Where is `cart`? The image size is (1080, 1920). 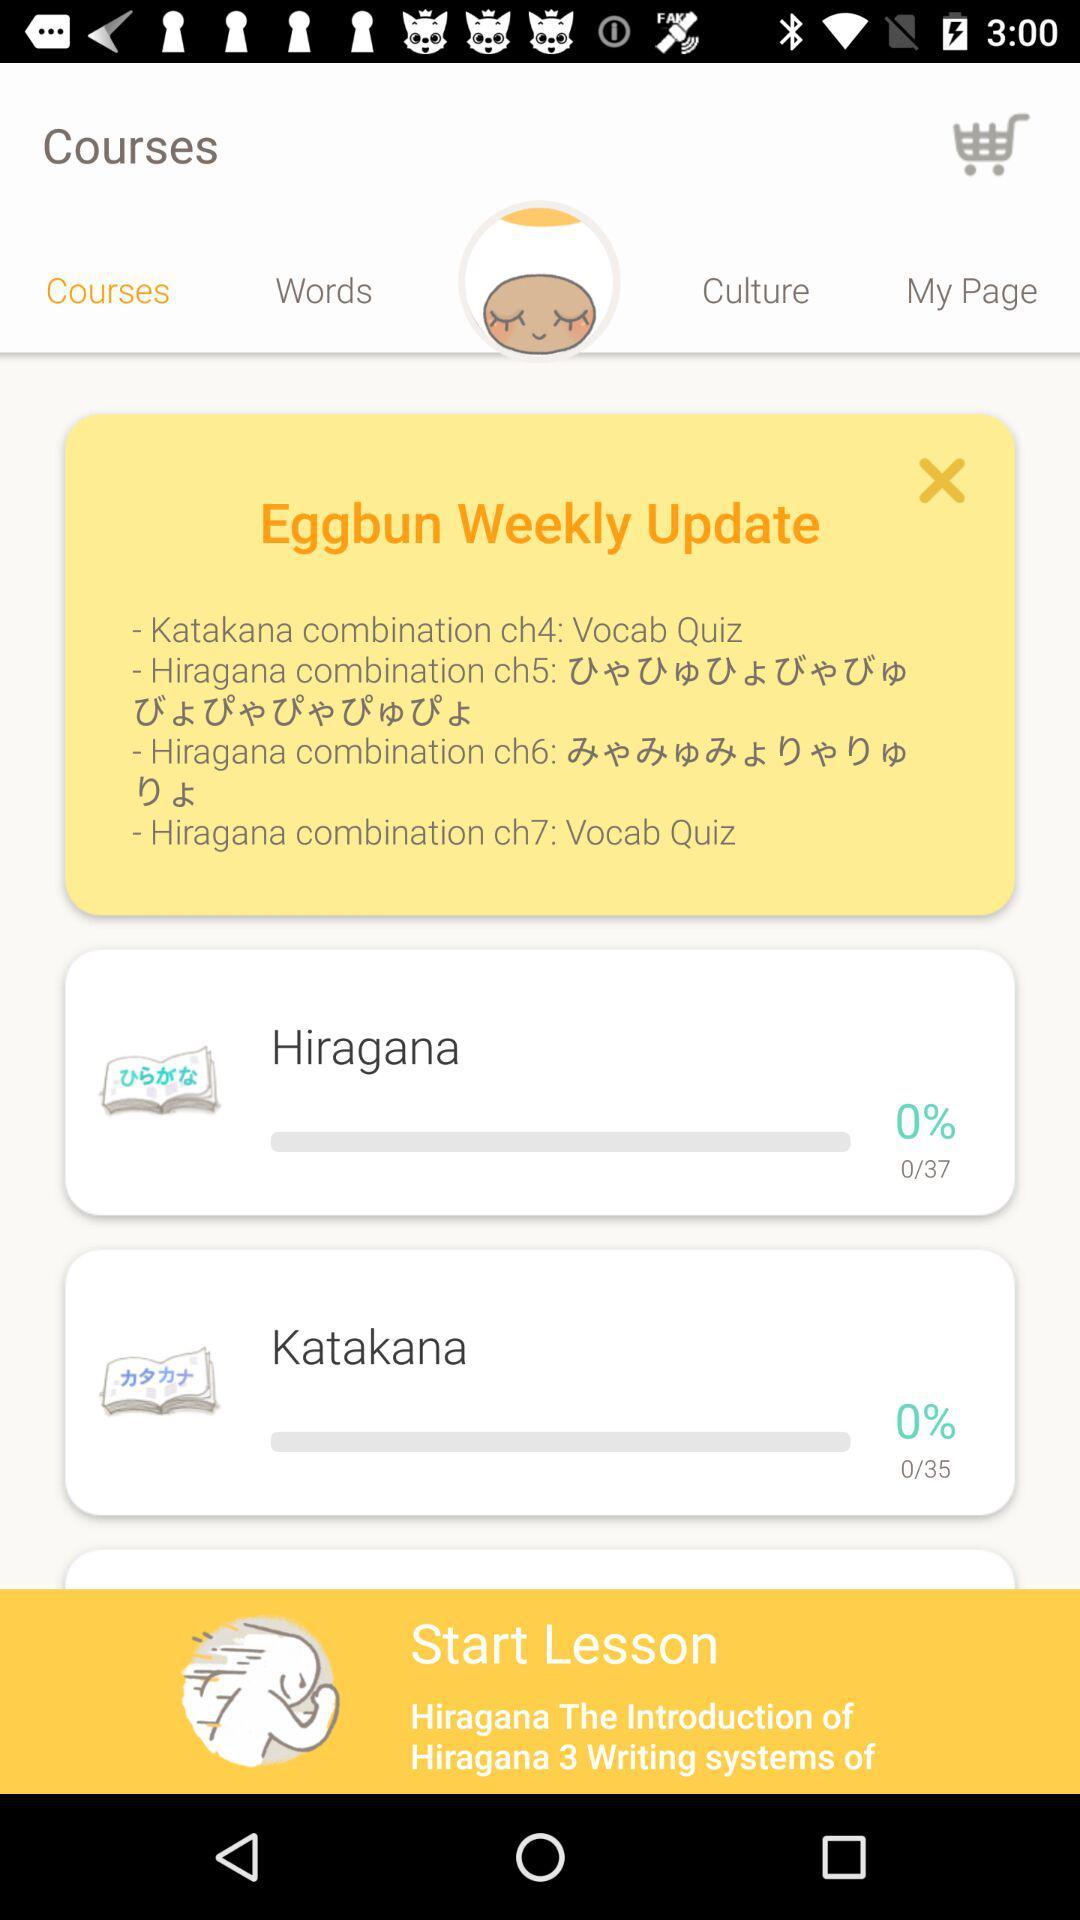 cart is located at coordinates (991, 143).